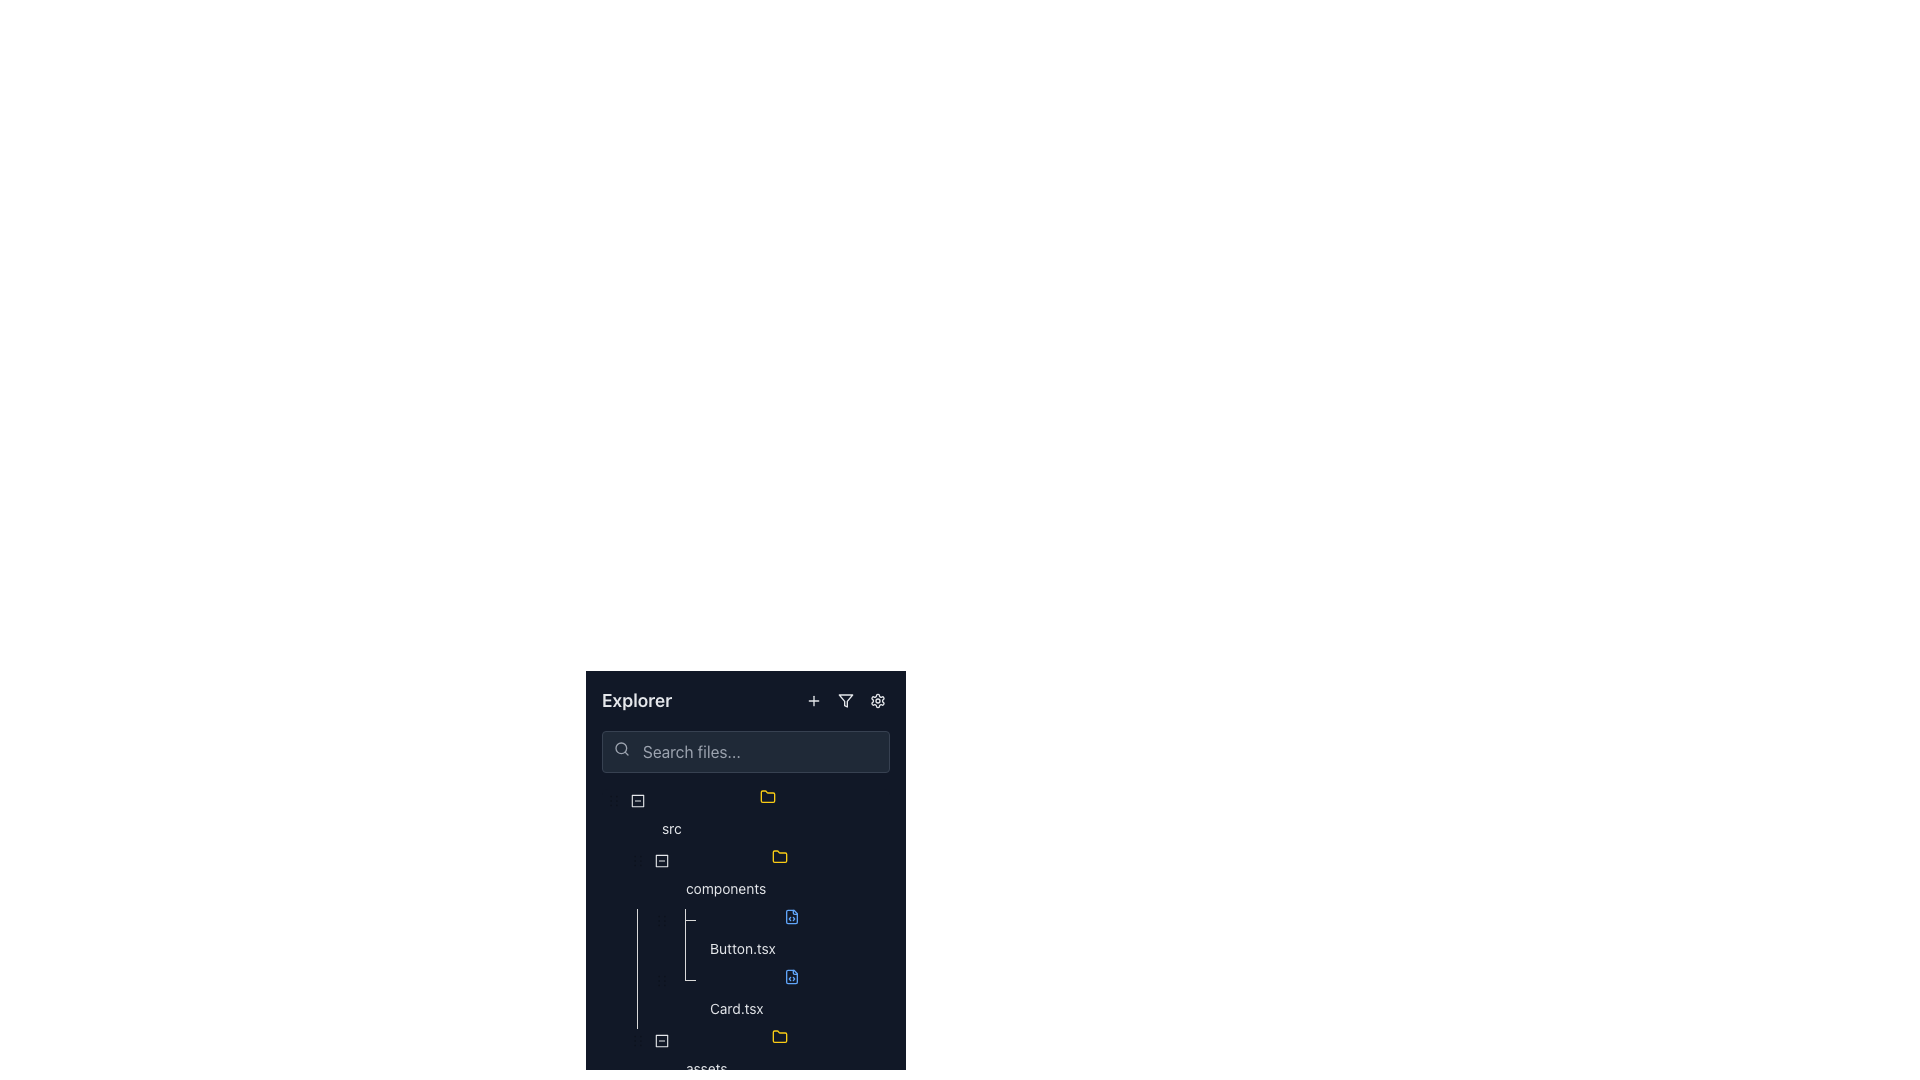 Image resolution: width=1920 pixels, height=1080 pixels. What do you see at coordinates (621, 748) in the screenshot?
I see `the magnifying glass icon, which is a white search symbol located inside the search bar at its left end, positioned to the left of the placeholder text 'Search files...'` at bounding box center [621, 748].